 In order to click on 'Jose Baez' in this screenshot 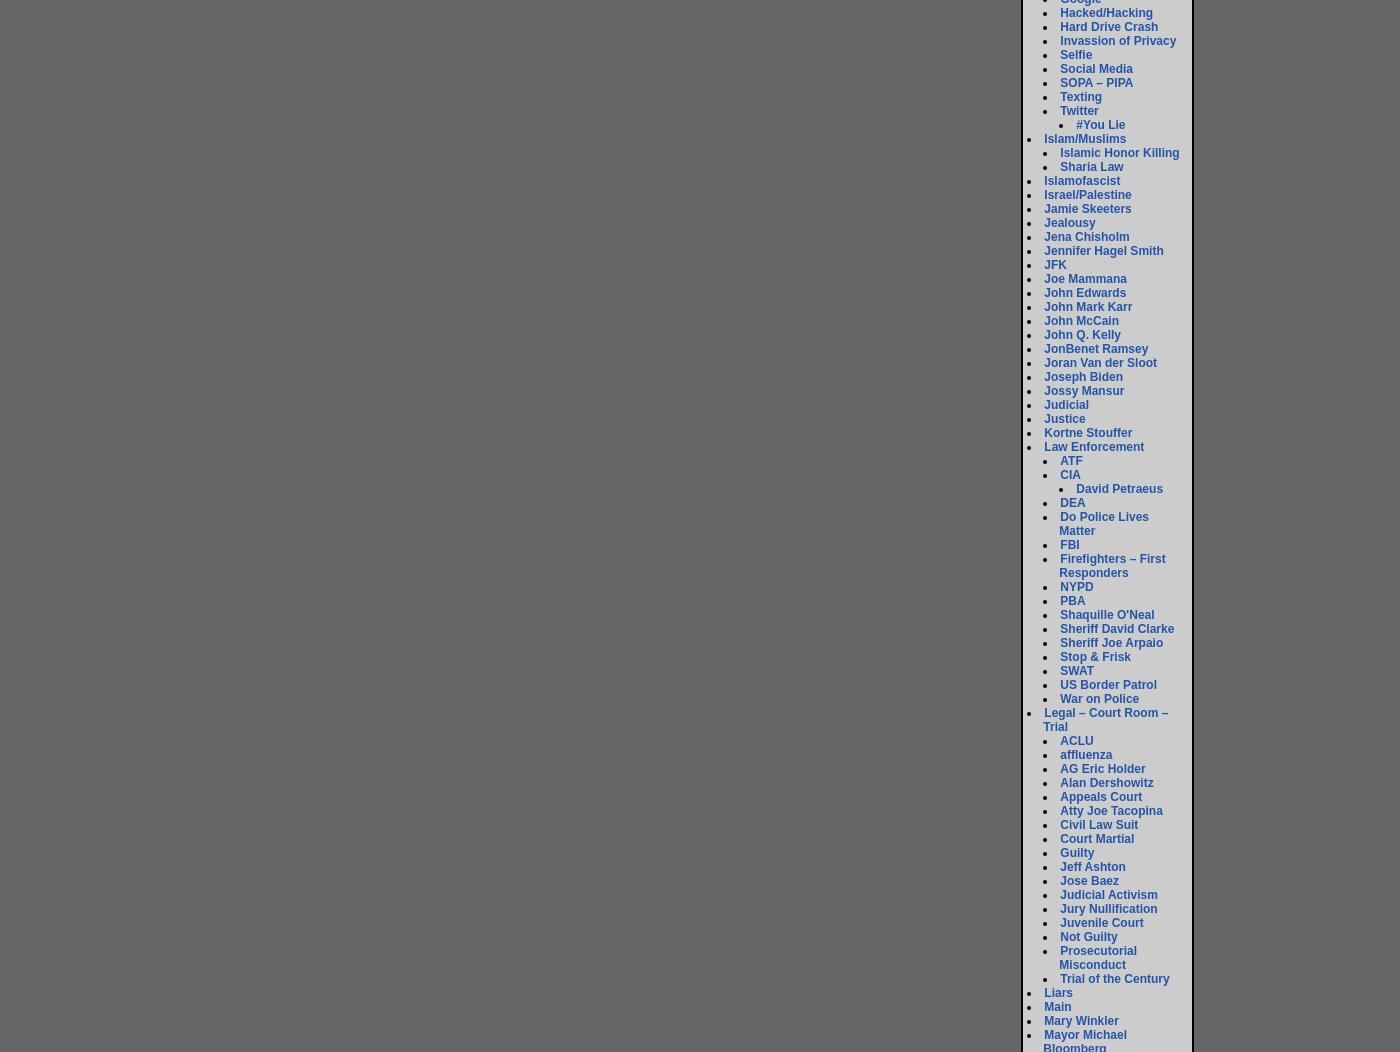, I will do `click(1089, 881)`.